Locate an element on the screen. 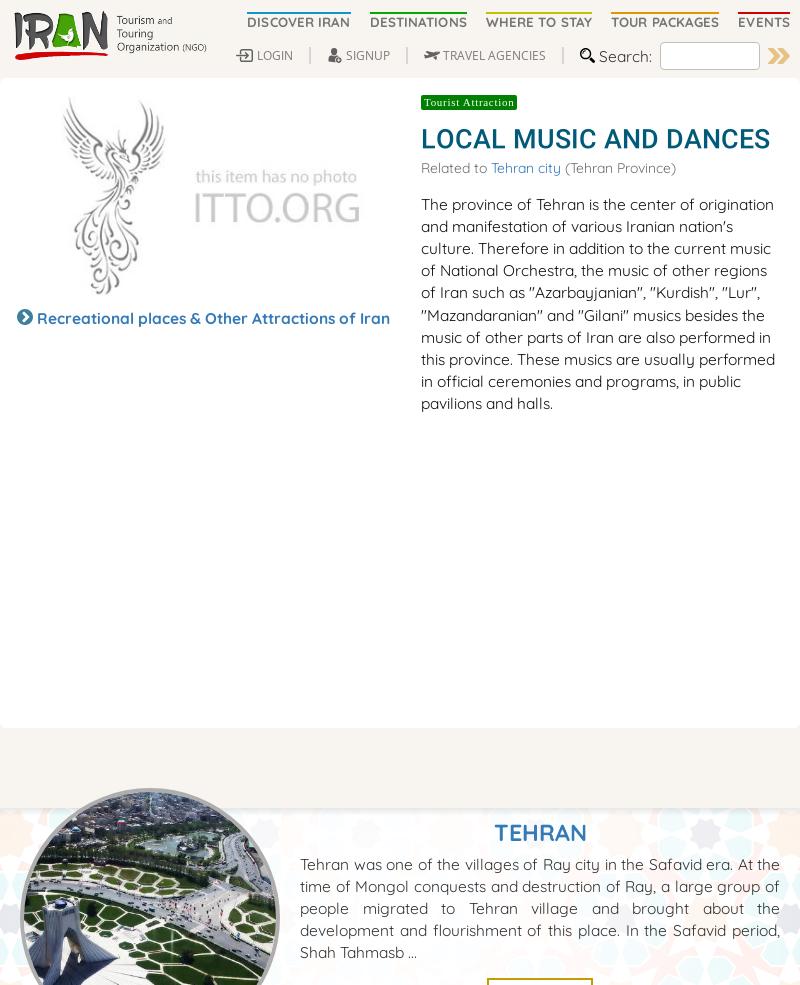  'Tehran was one of the villages of Ray city in the Safavid era. At the time of Mongol conquests and destruction of Ray, a large group of people migrated to Tehran village and brought about the development and flourishment of this place. In the Safavid period, Shah Tahmasb ...' is located at coordinates (540, 907).